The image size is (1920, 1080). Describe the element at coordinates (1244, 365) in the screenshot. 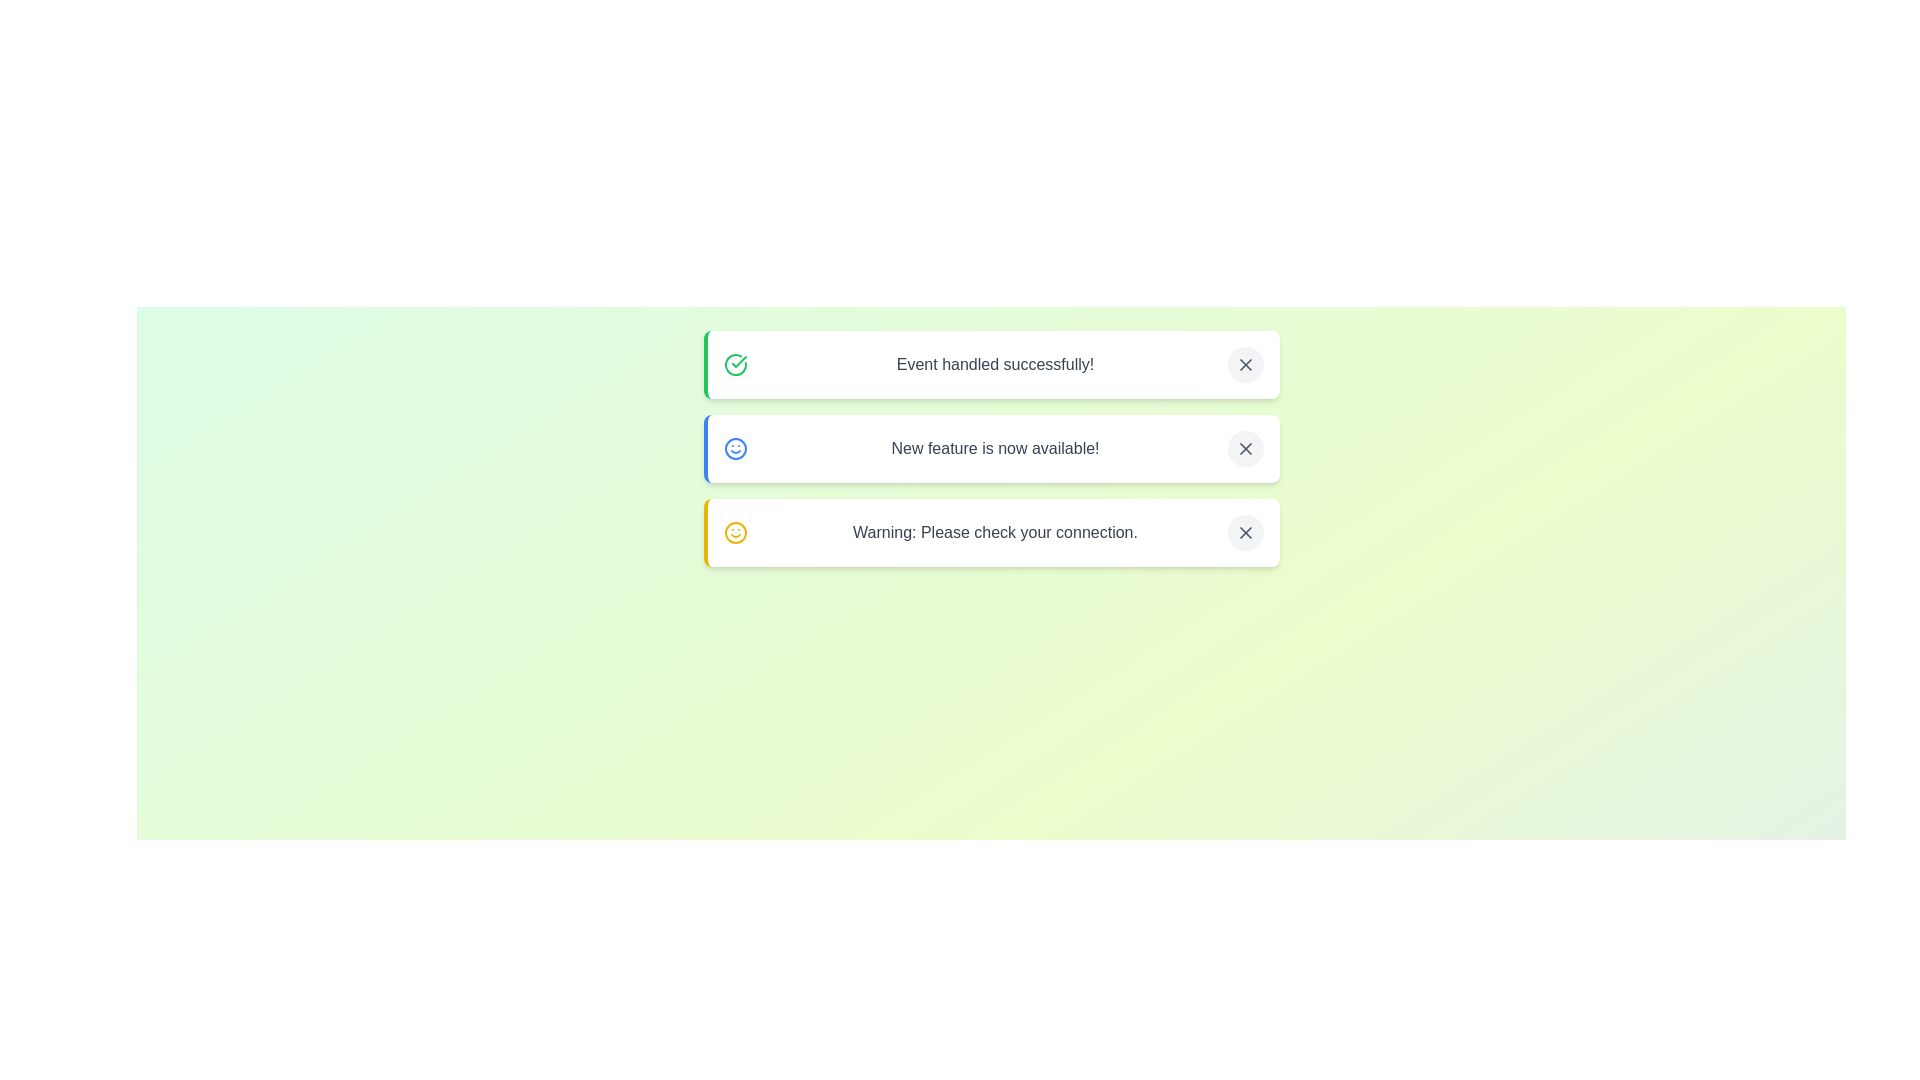

I see `the circular close button with a cross icon` at that location.